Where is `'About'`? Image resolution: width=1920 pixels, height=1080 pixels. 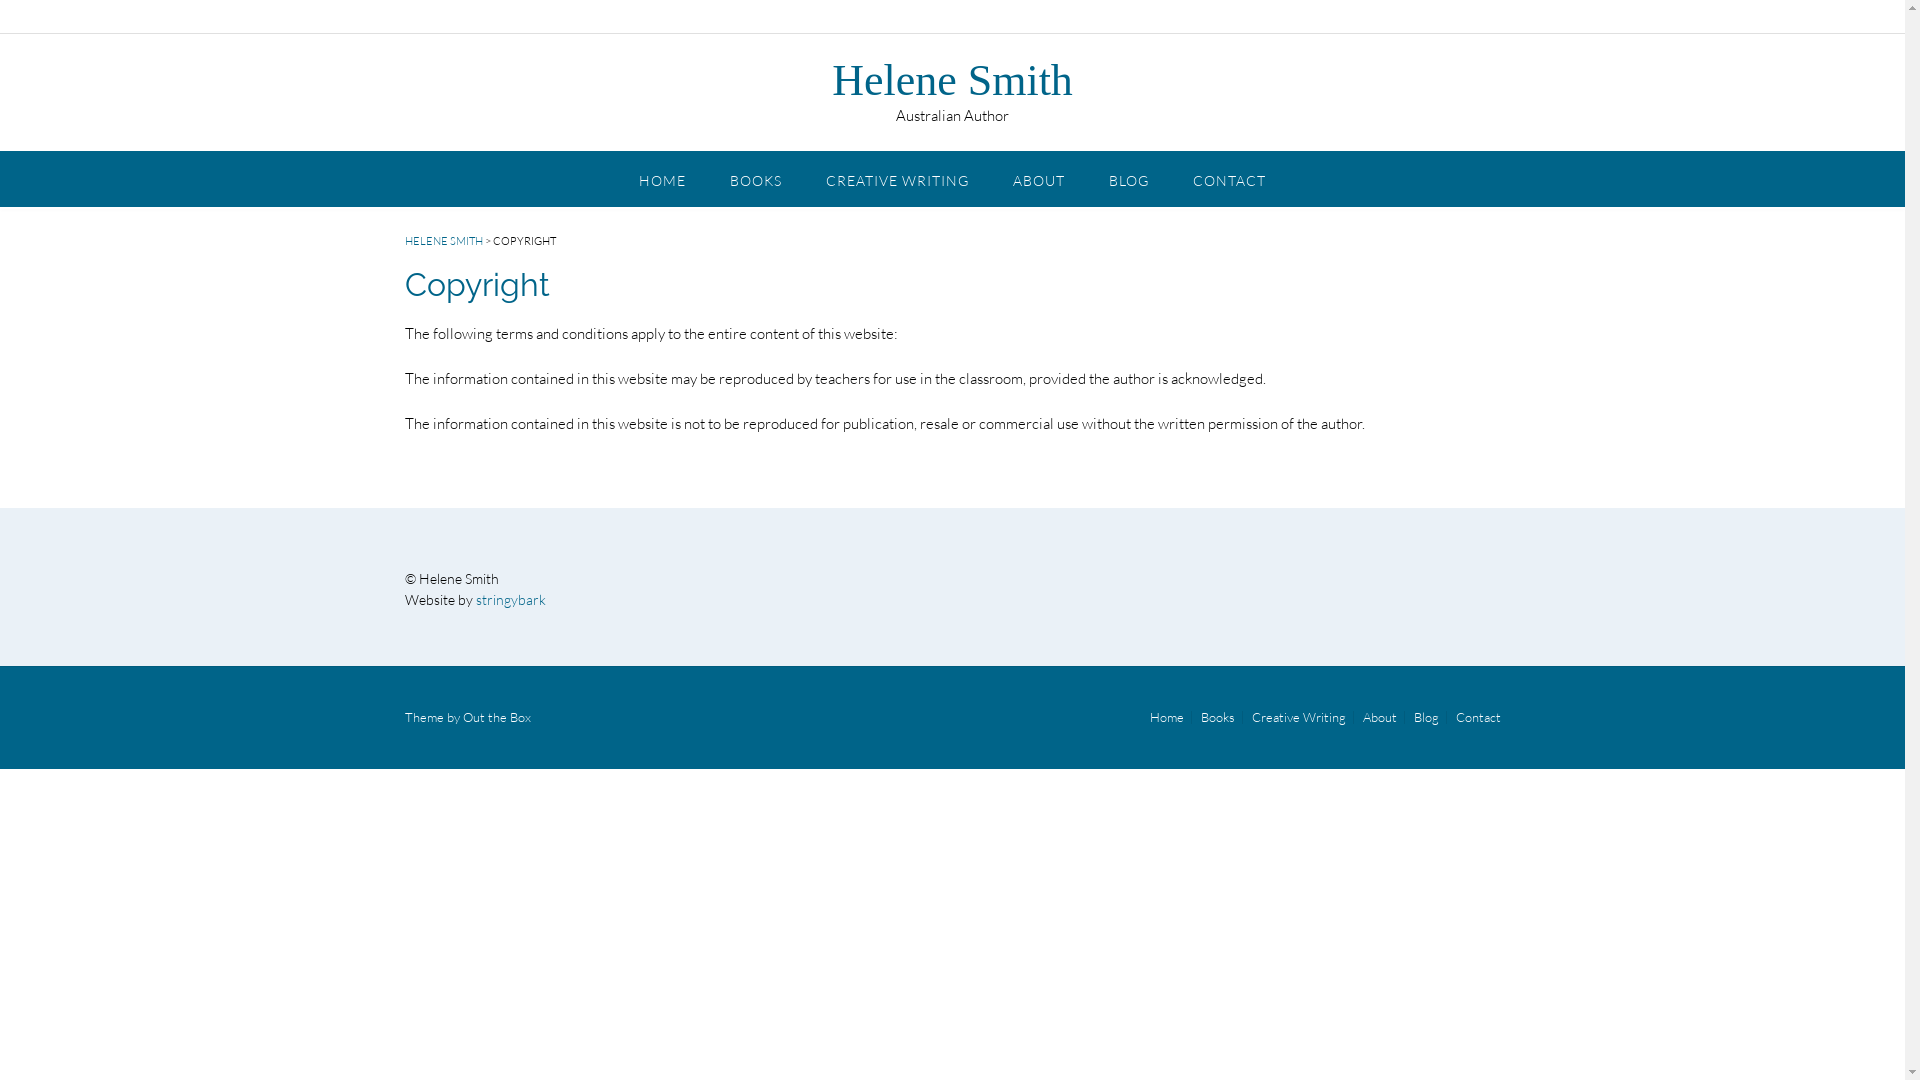 'About' is located at coordinates (1379, 716).